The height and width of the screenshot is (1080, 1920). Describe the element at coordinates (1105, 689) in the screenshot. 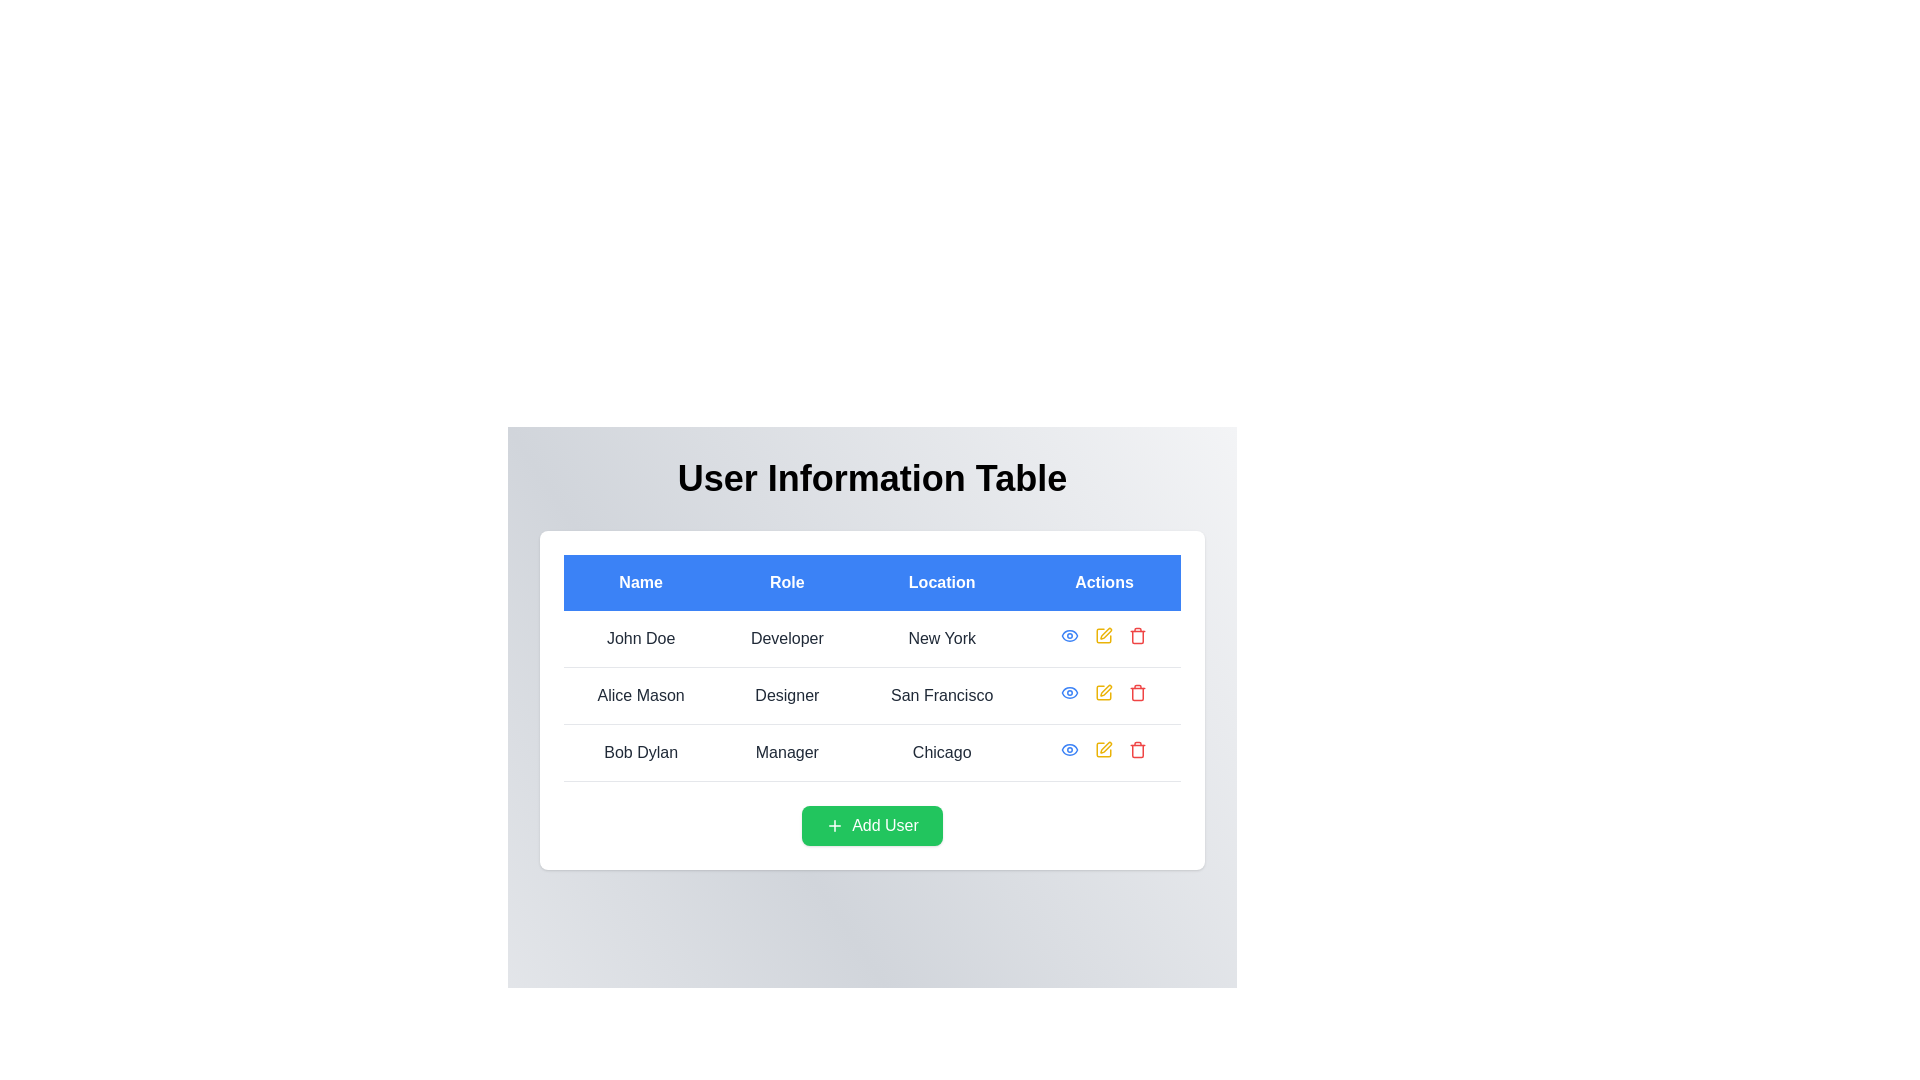

I see `the pen icon in the 'Actions' column of the 'Alice Mason' row to initiate the edit action` at that location.